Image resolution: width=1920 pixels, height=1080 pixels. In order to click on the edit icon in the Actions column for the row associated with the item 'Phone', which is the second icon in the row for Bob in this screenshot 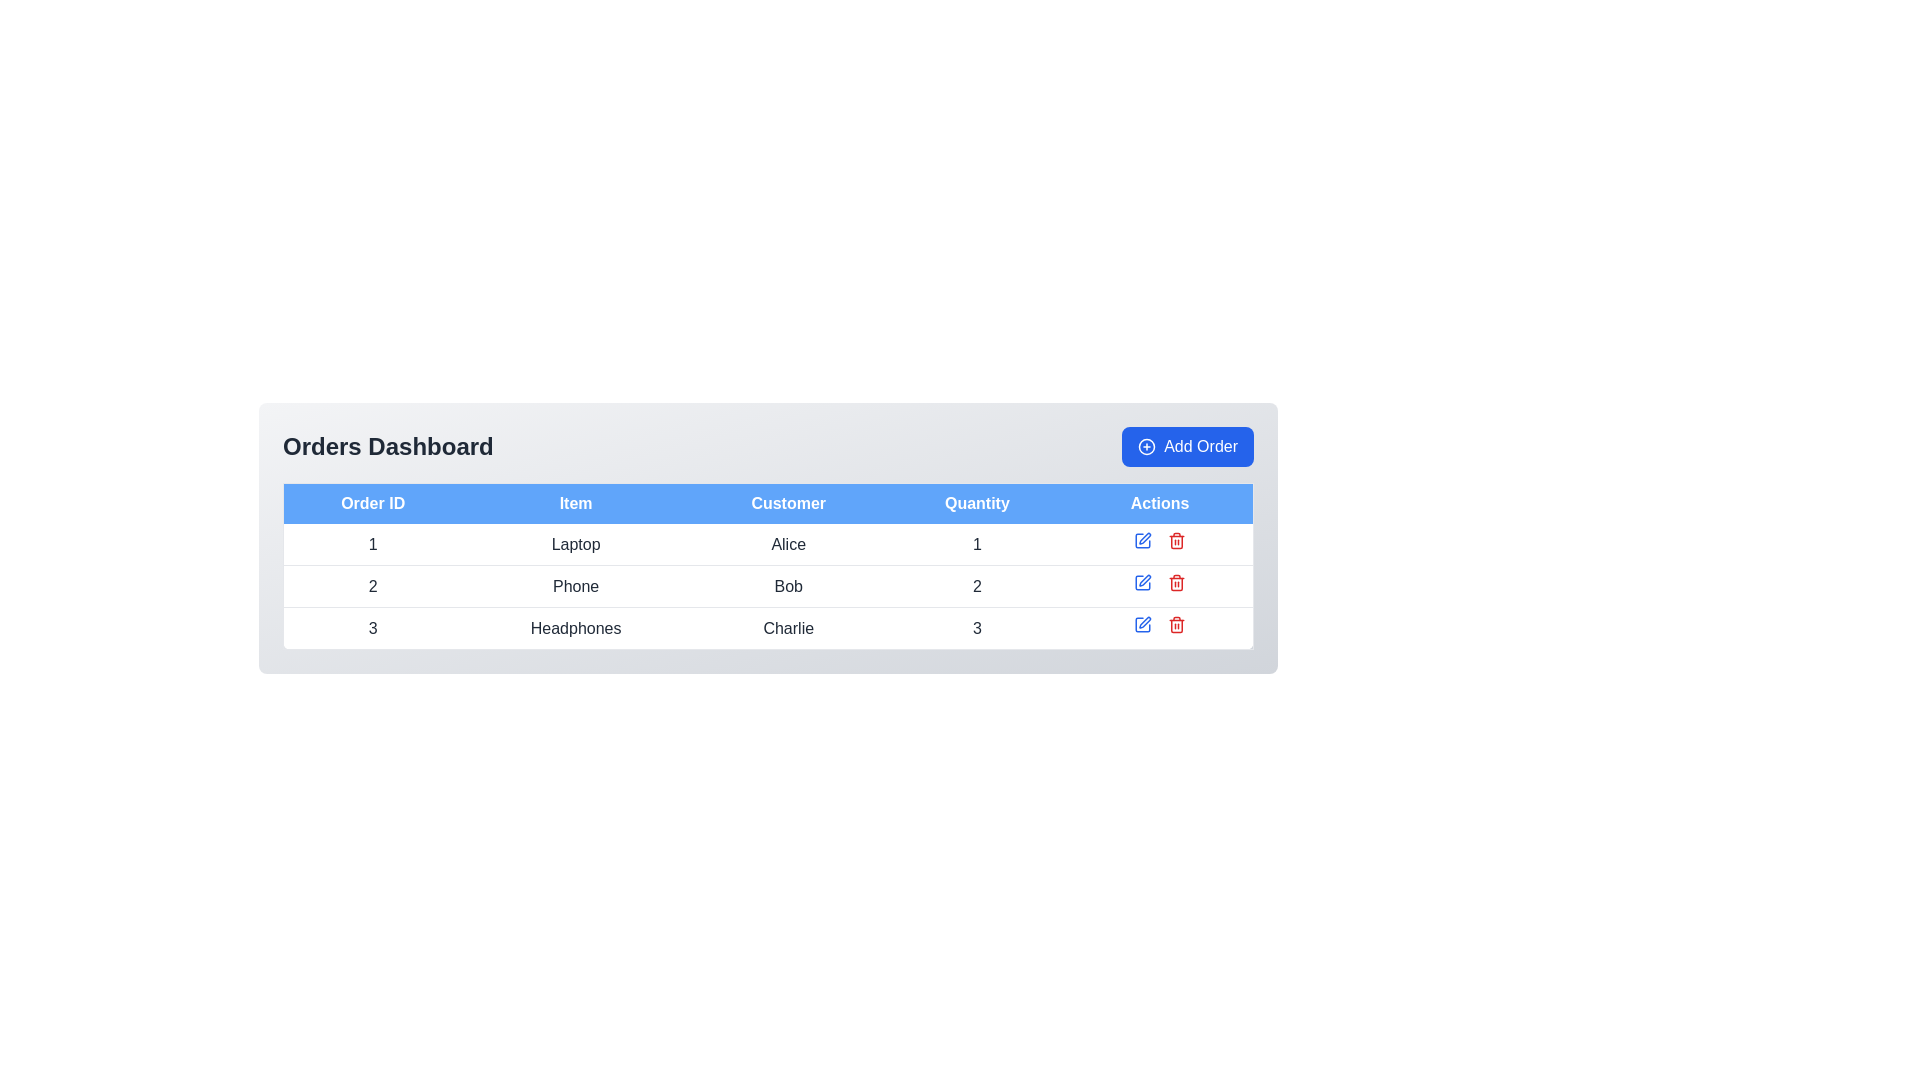, I will do `click(1145, 537)`.